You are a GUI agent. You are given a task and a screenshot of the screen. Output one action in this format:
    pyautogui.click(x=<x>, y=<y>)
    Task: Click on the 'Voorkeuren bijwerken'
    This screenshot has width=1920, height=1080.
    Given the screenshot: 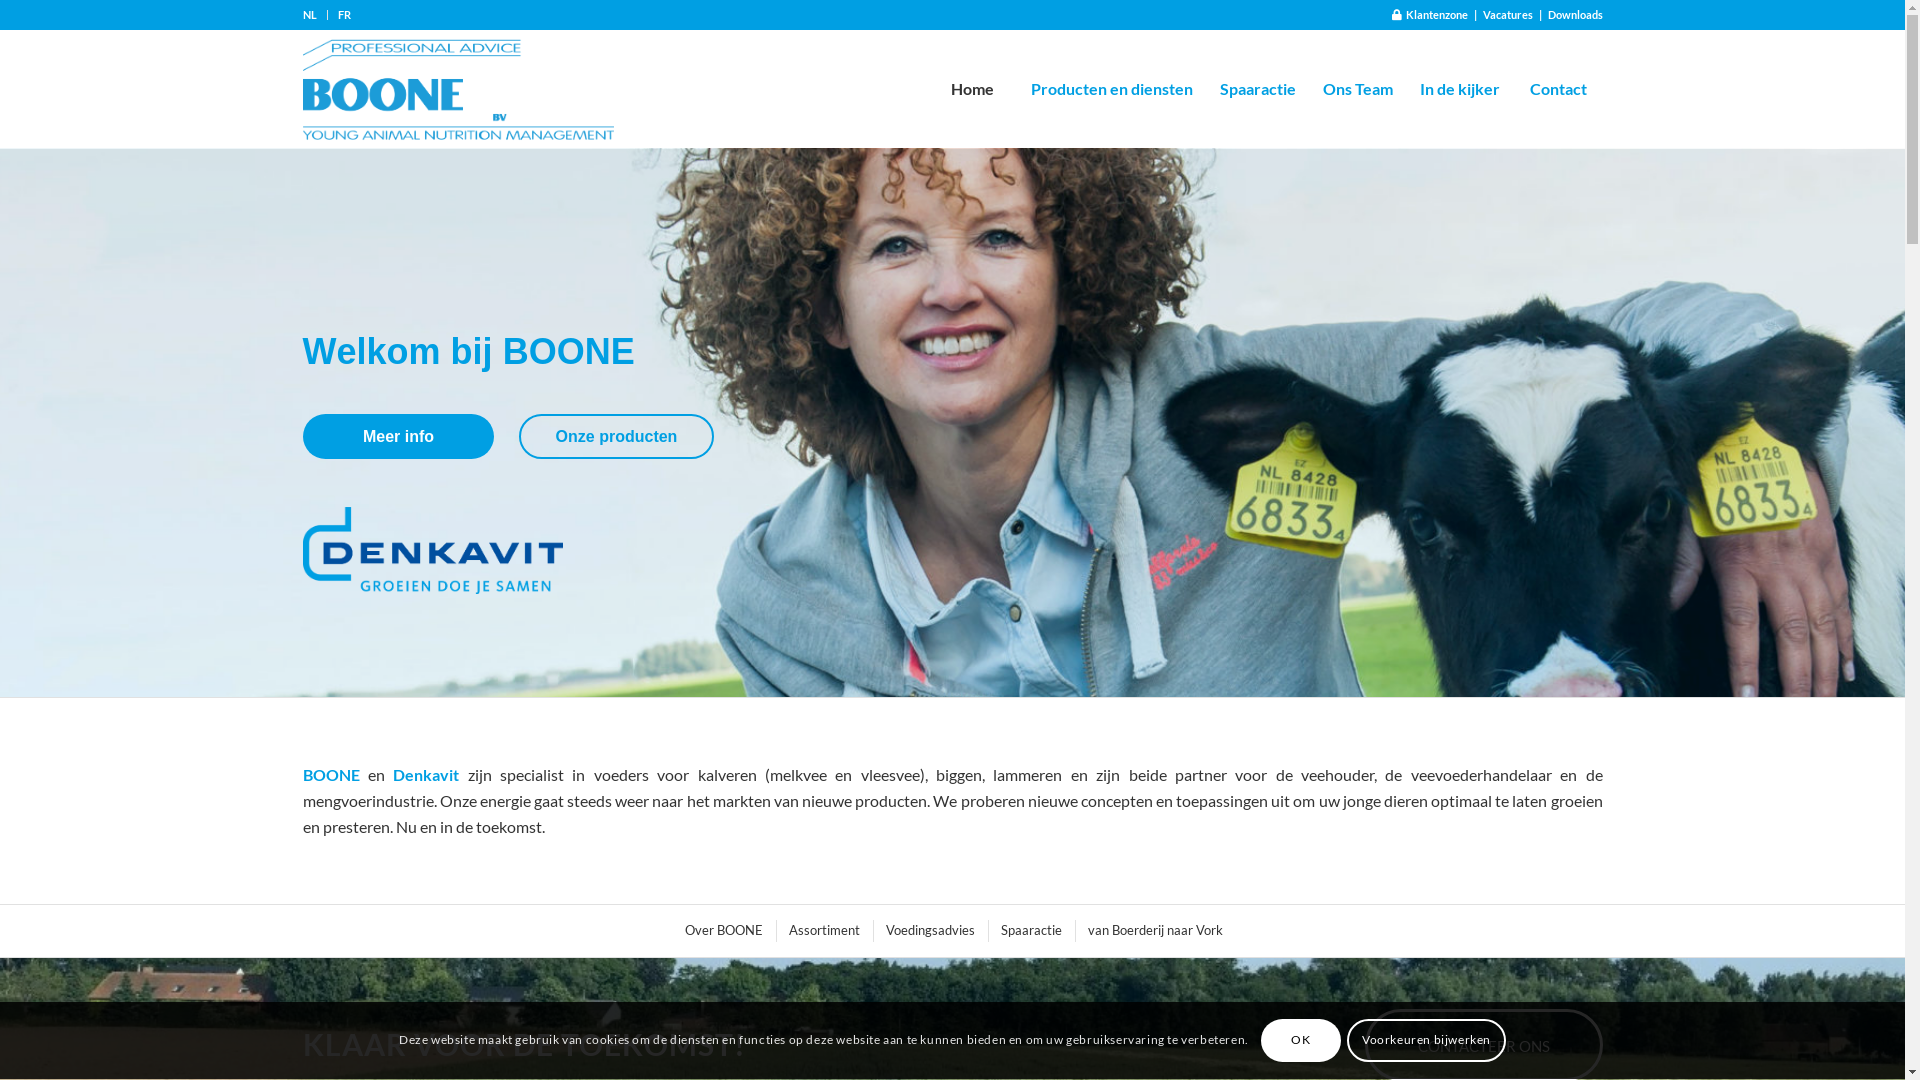 What is the action you would take?
    pyautogui.click(x=1425, y=1040)
    